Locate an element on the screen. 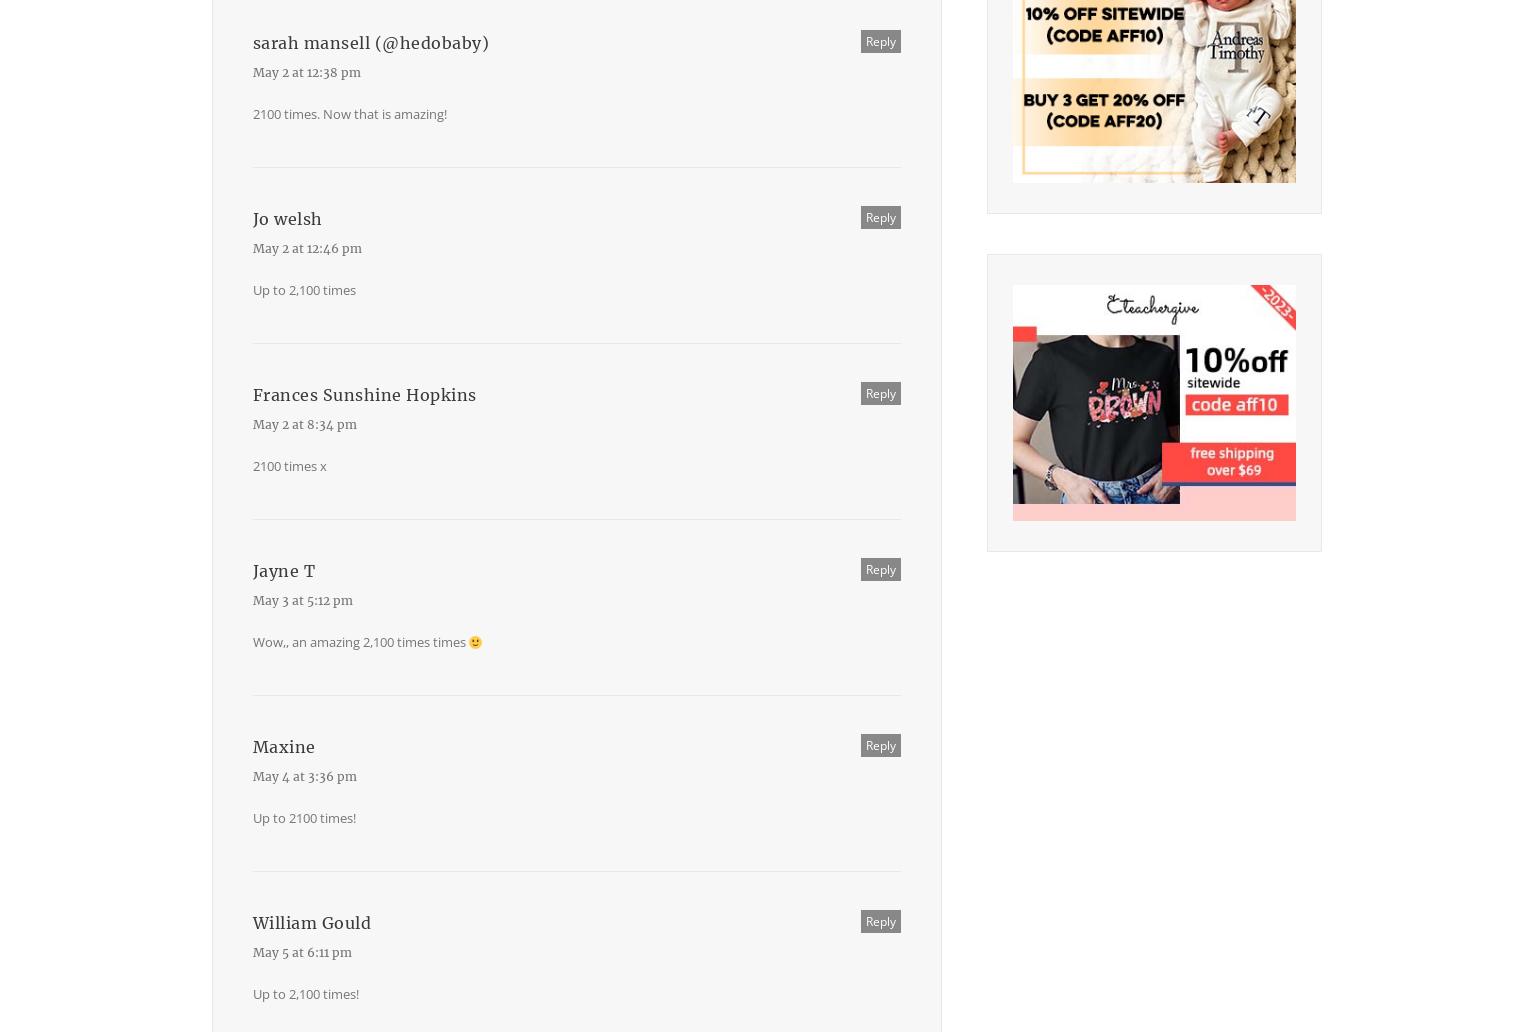  'May 2 at 12:38 pm' is located at coordinates (305, 72).